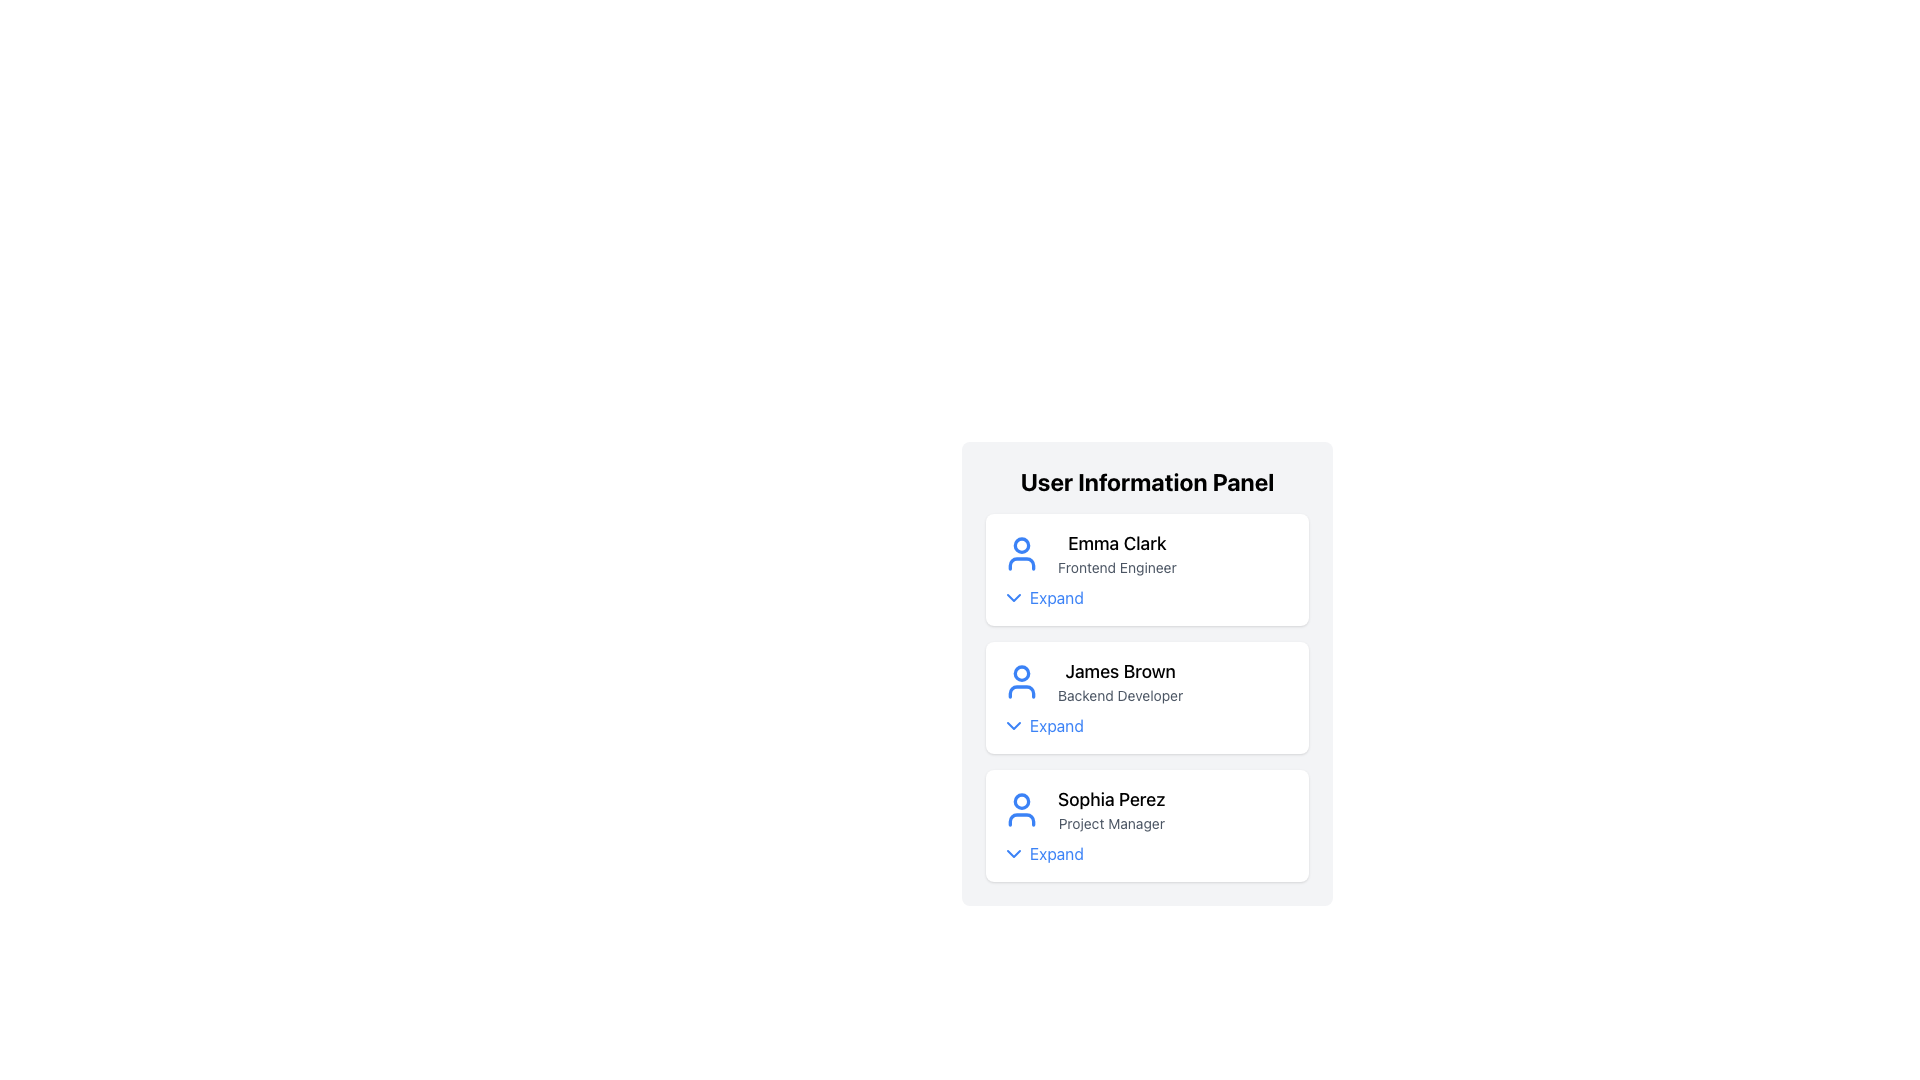 This screenshot has height=1080, width=1920. I want to click on the blue user profile icon resembling a head and shoulders silhouette, so click(1022, 554).